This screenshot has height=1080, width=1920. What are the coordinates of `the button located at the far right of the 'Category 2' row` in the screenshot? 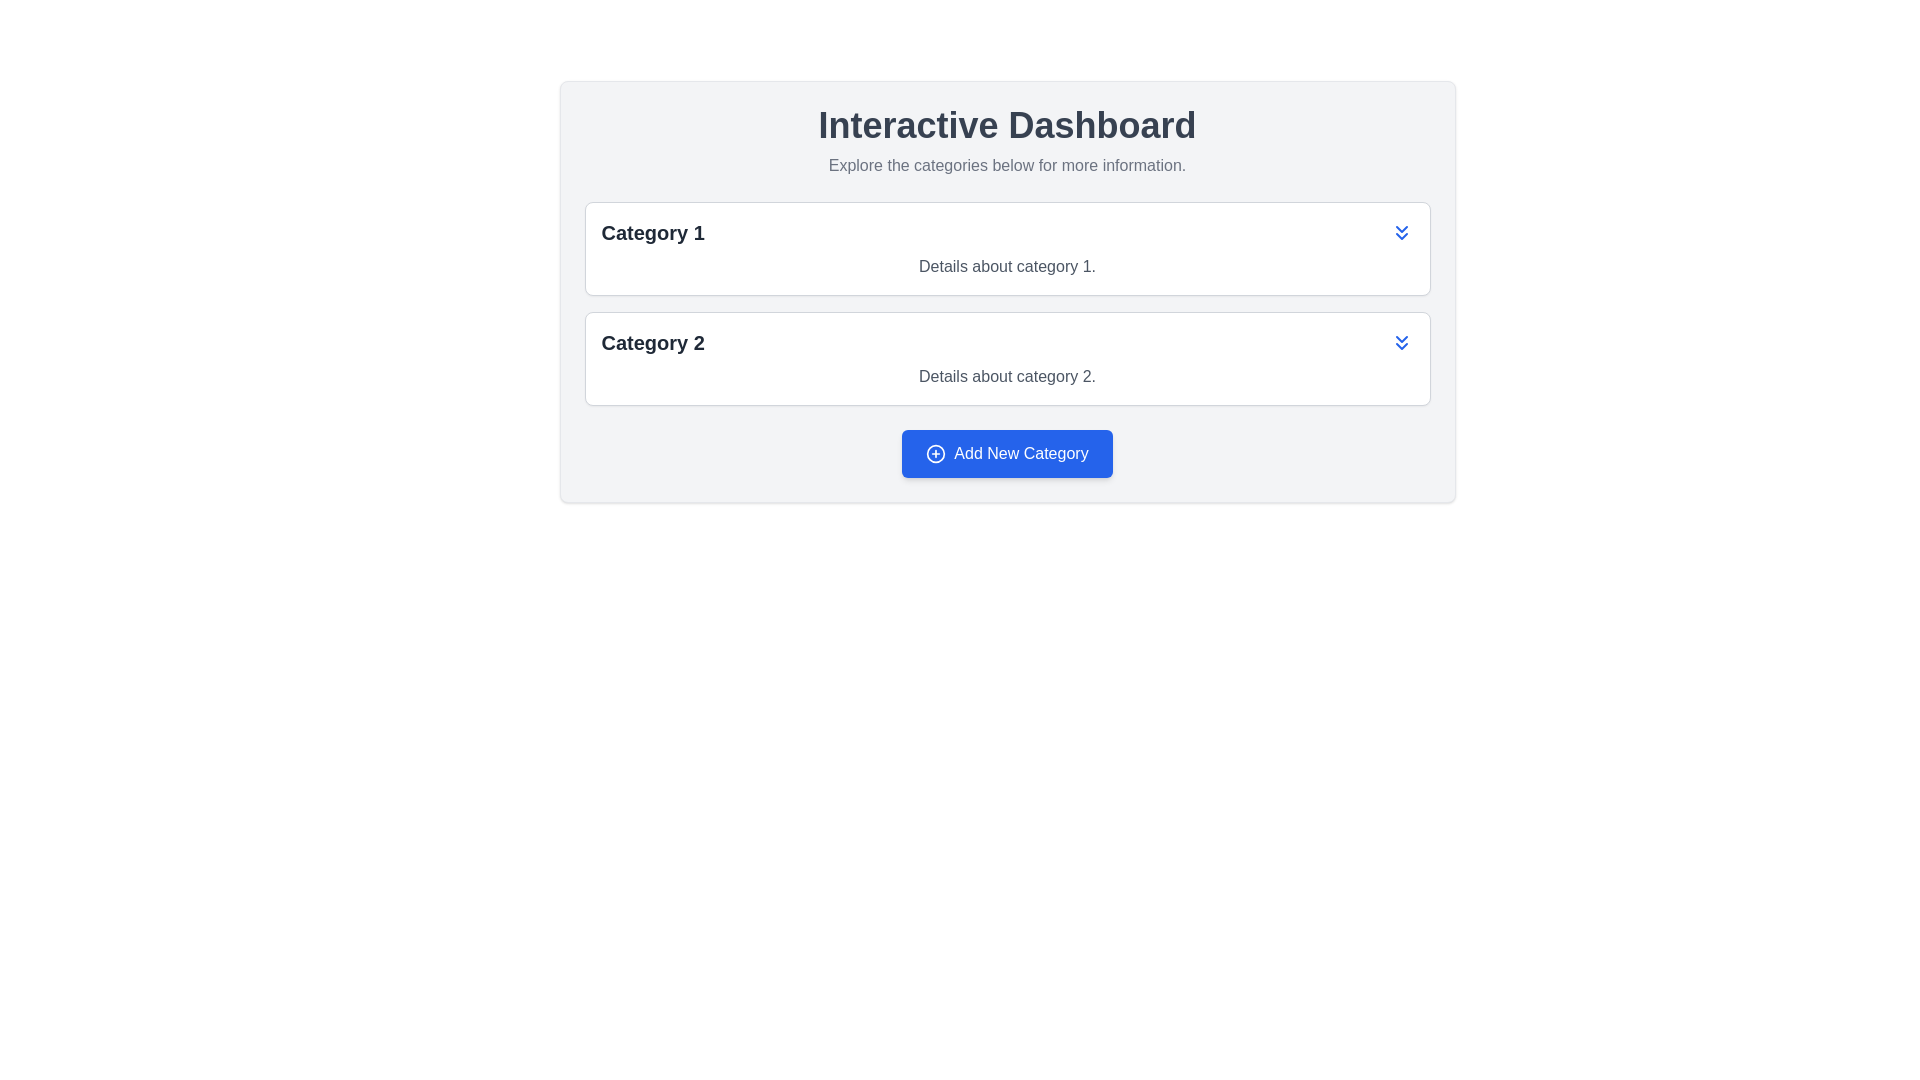 It's located at (1400, 342).